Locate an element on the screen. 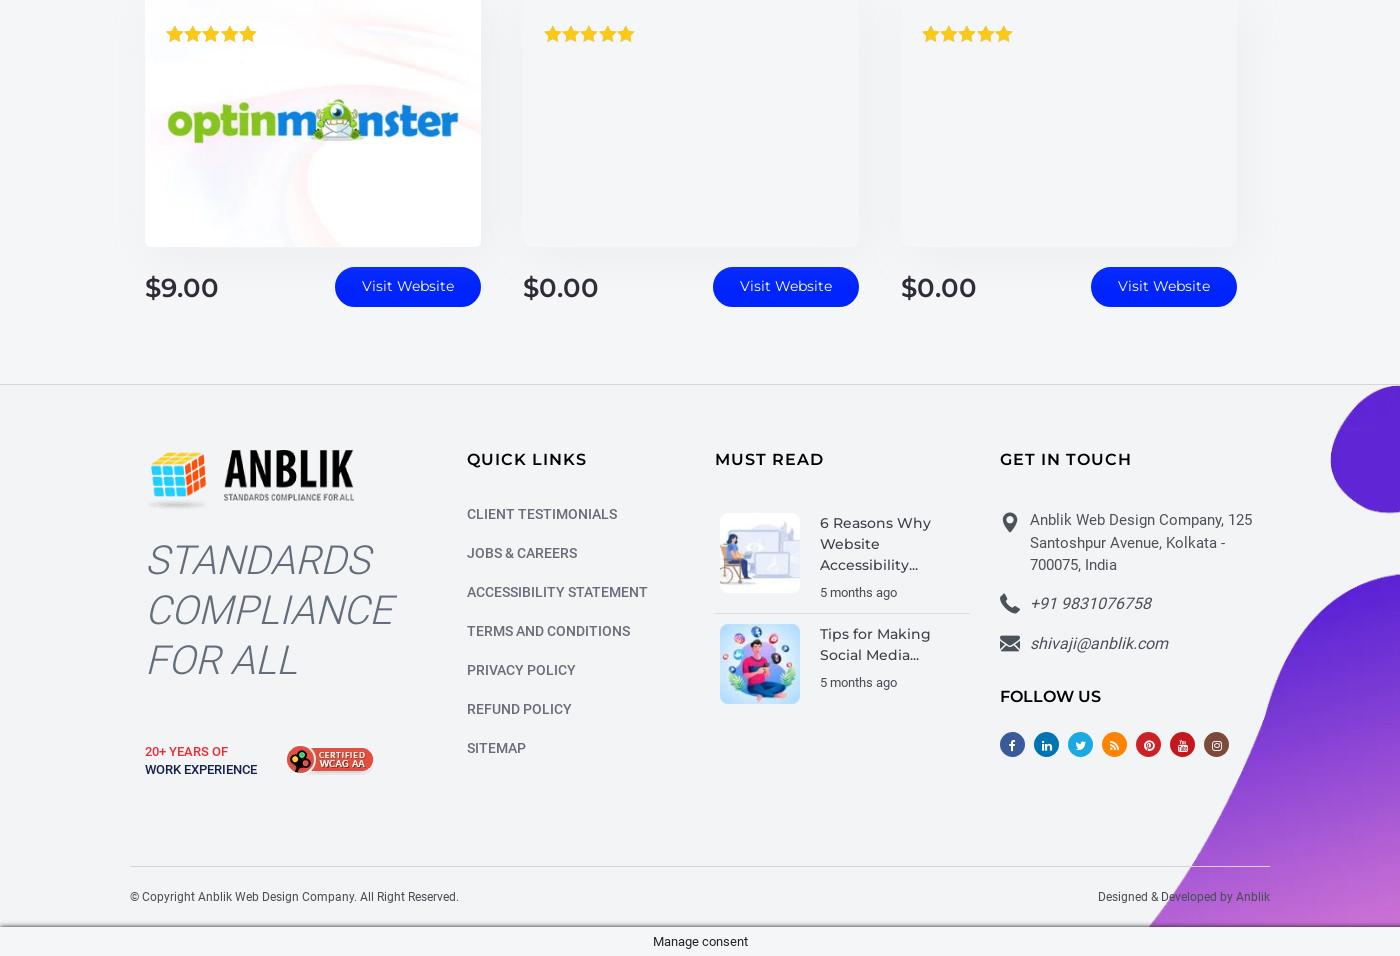 The width and height of the screenshot is (1400, 956). 'Accessibility Statement' is located at coordinates (557, 594).